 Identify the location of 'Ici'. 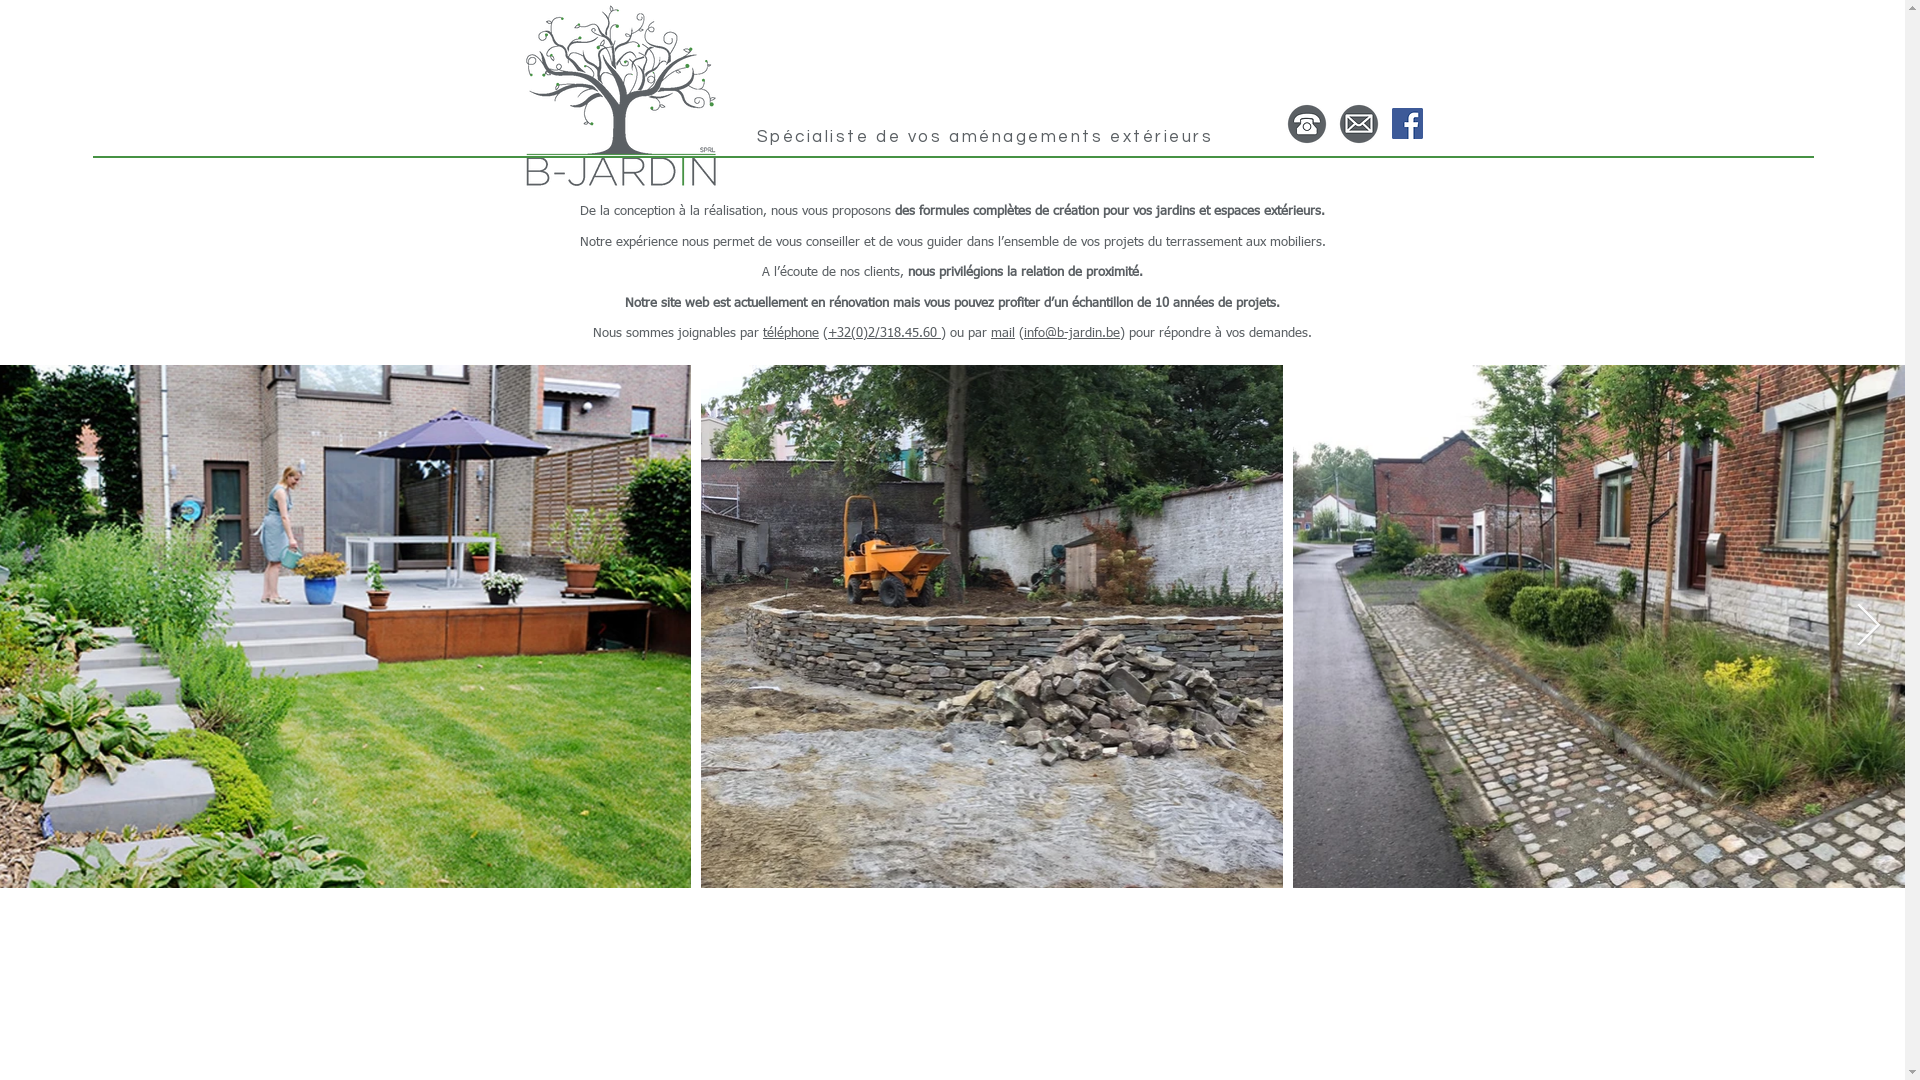
(508, 169).